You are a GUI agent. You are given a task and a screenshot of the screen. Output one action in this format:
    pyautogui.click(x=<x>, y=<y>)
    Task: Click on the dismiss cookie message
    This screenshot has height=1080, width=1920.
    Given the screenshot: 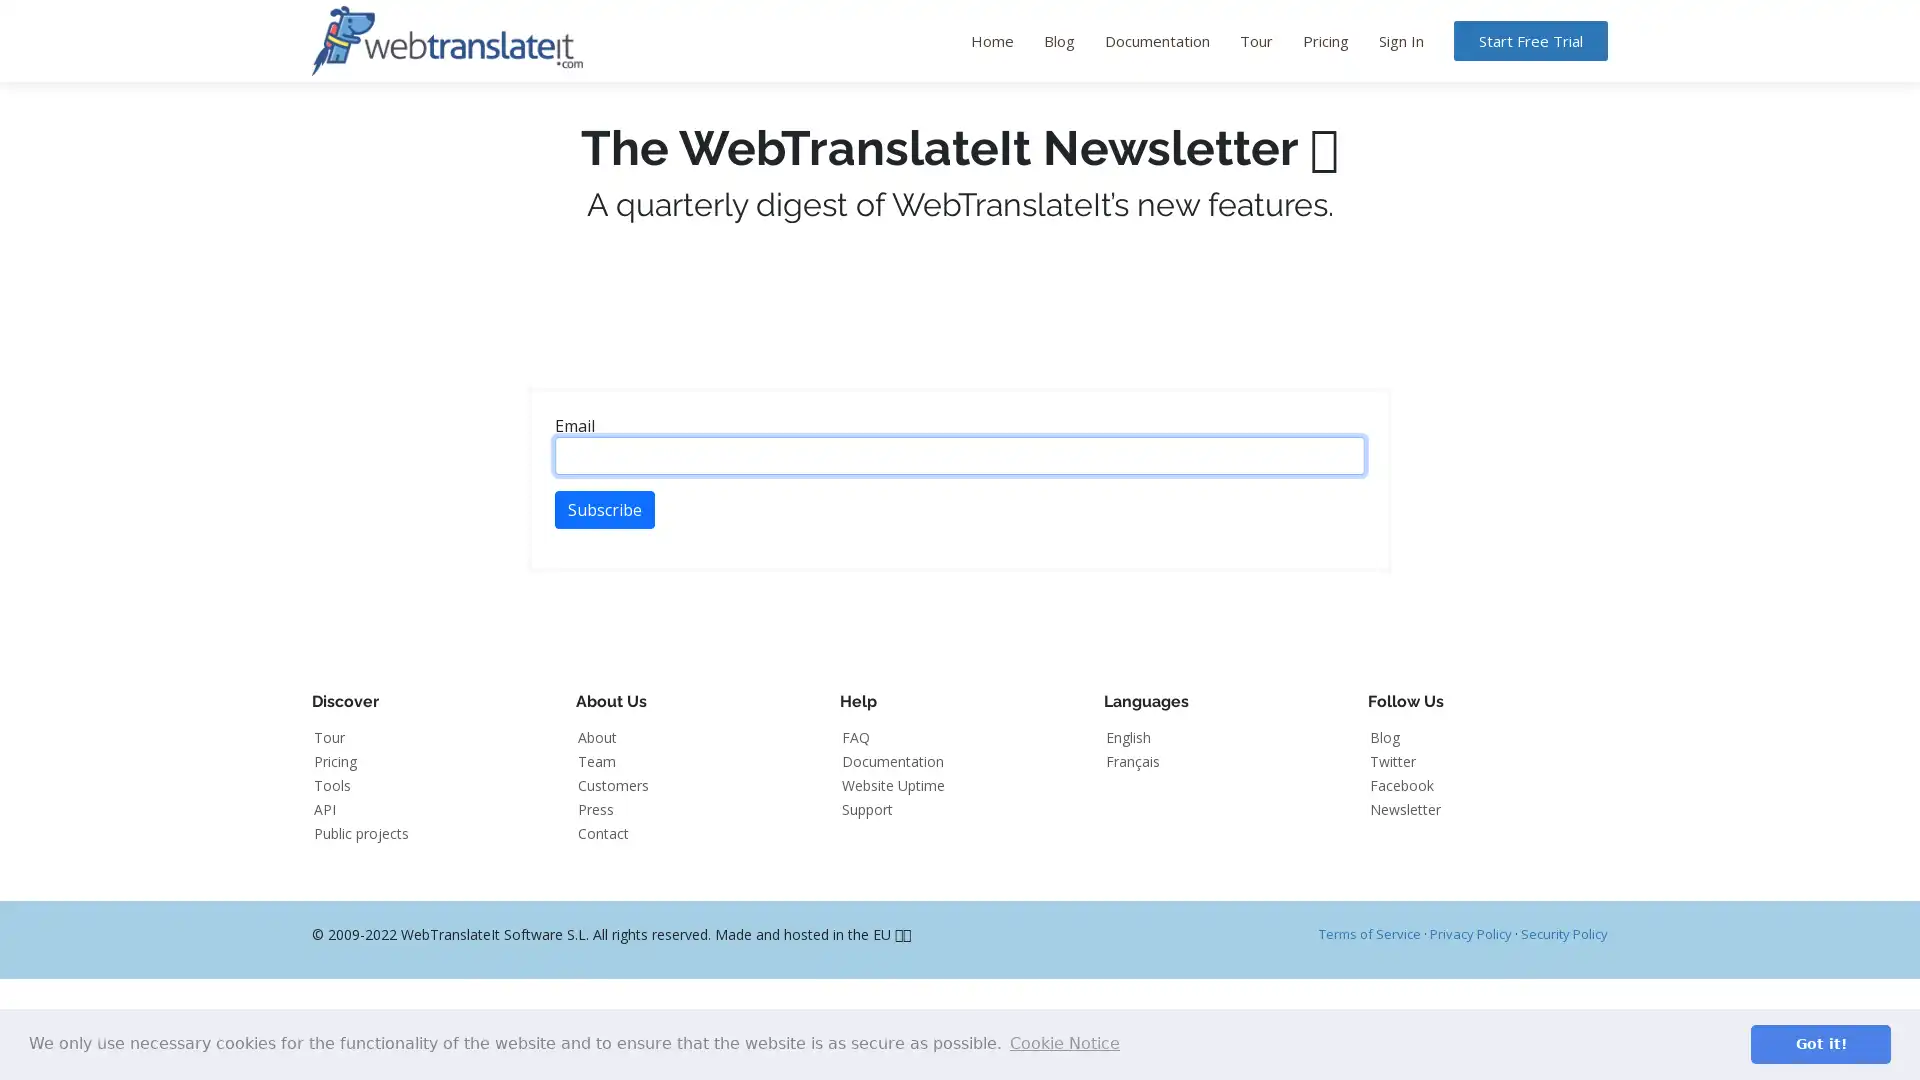 What is the action you would take?
    pyautogui.click(x=1820, y=1043)
    